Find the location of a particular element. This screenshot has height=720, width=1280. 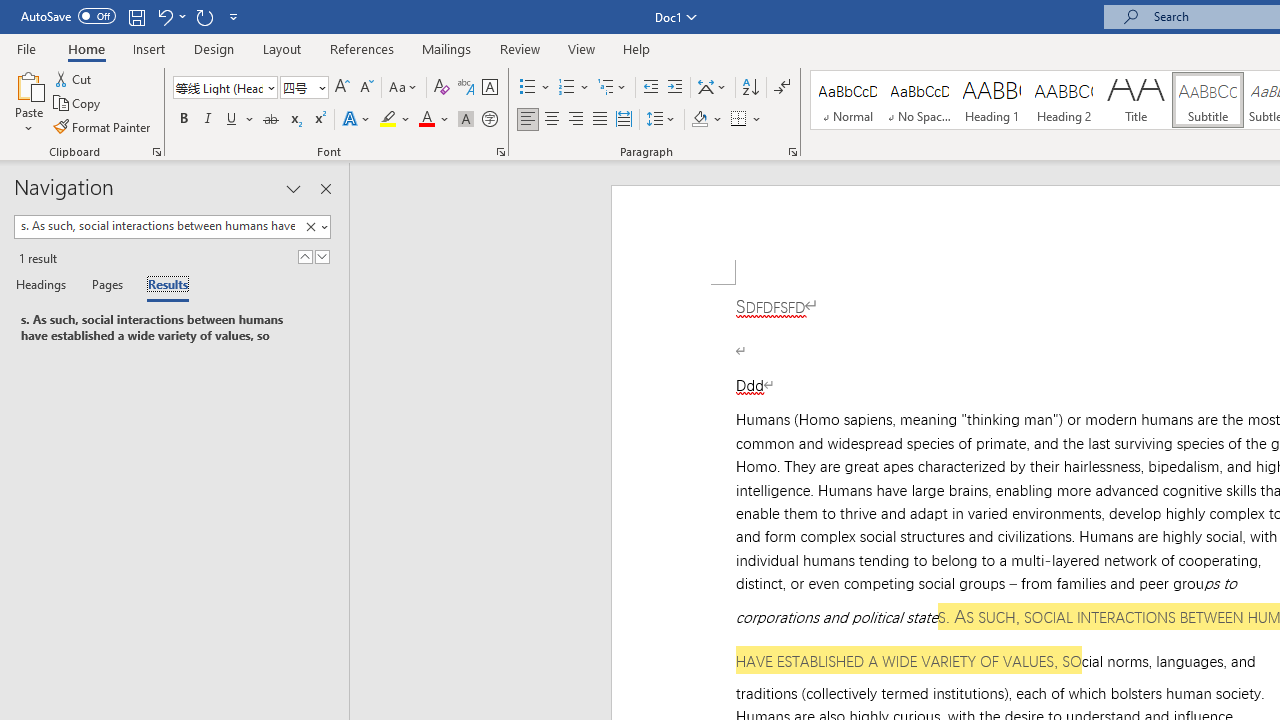

'Undo Style' is located at coordinates (164, 16).